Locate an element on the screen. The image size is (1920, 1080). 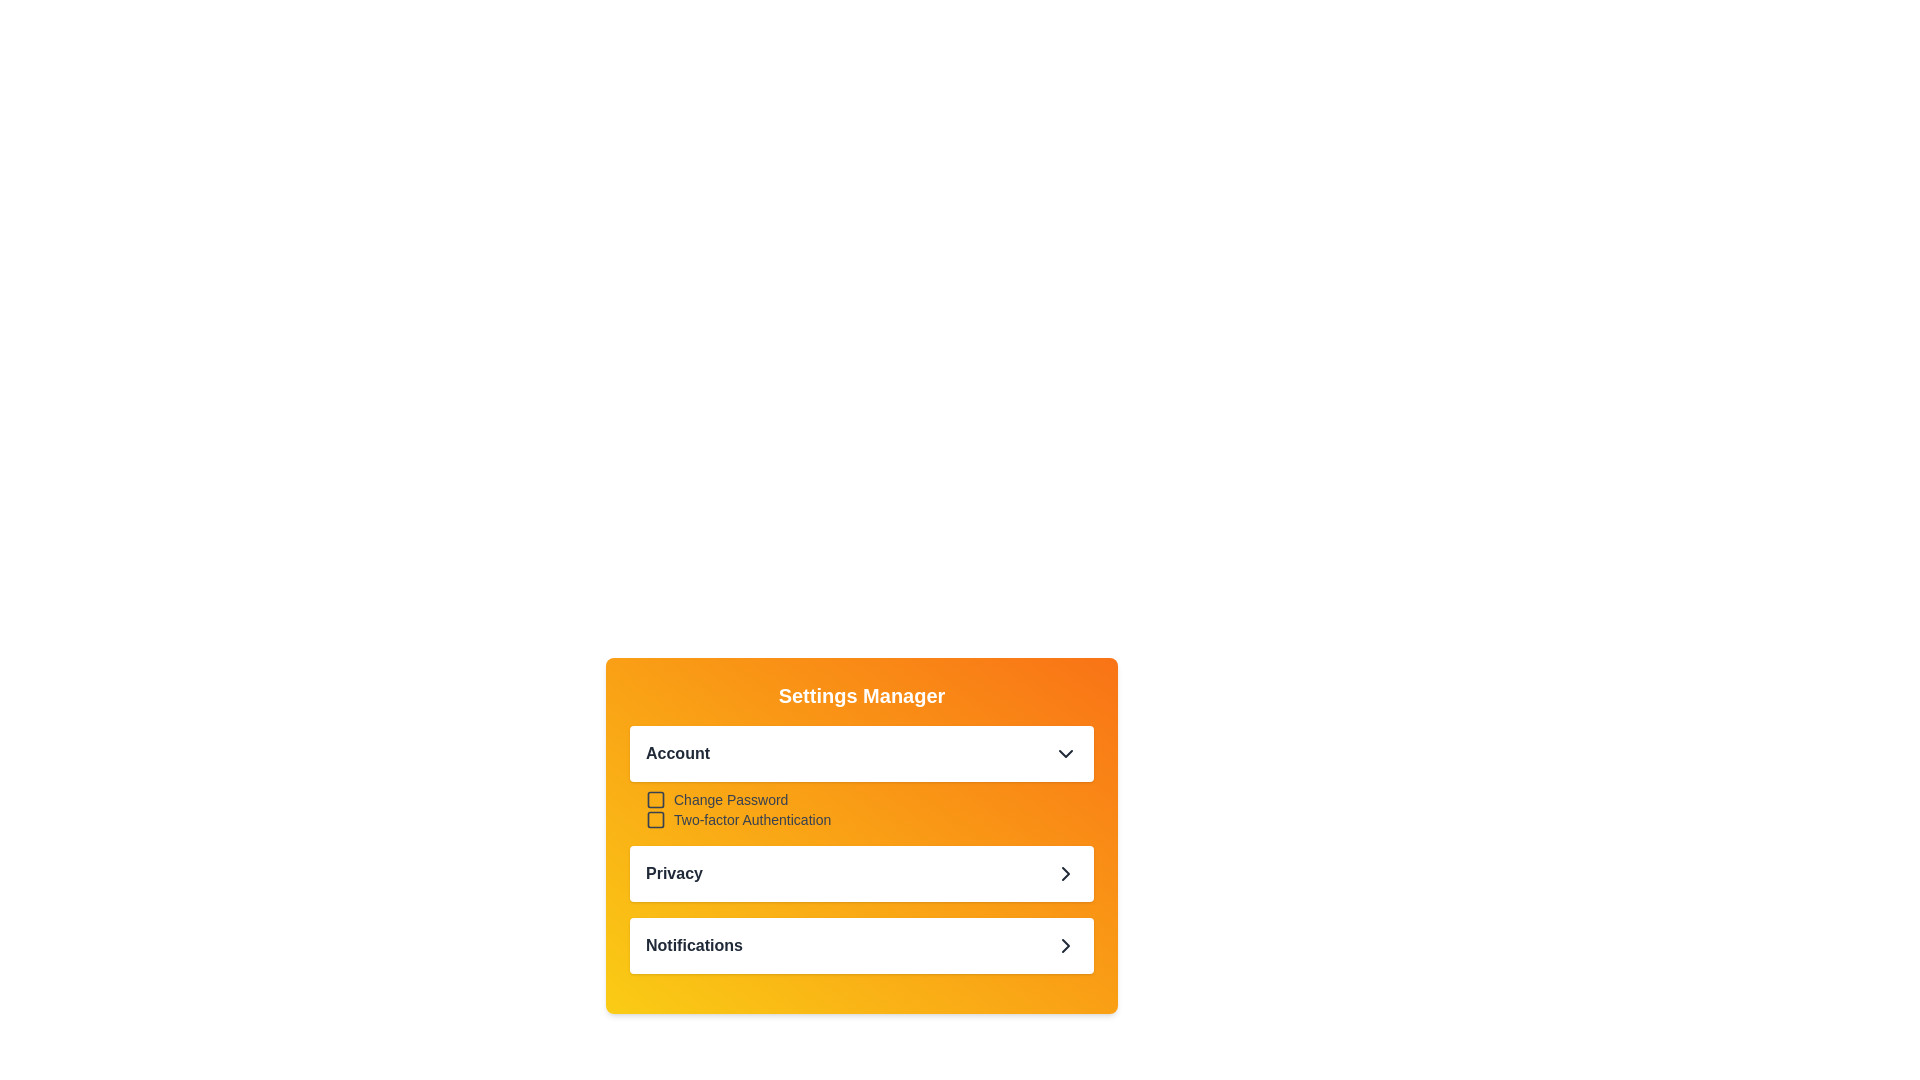
the text label that serves as a clickable menu item leading to the notifications settings, located on the left side relative to a chevron icon is located at coordinates (694, 945).